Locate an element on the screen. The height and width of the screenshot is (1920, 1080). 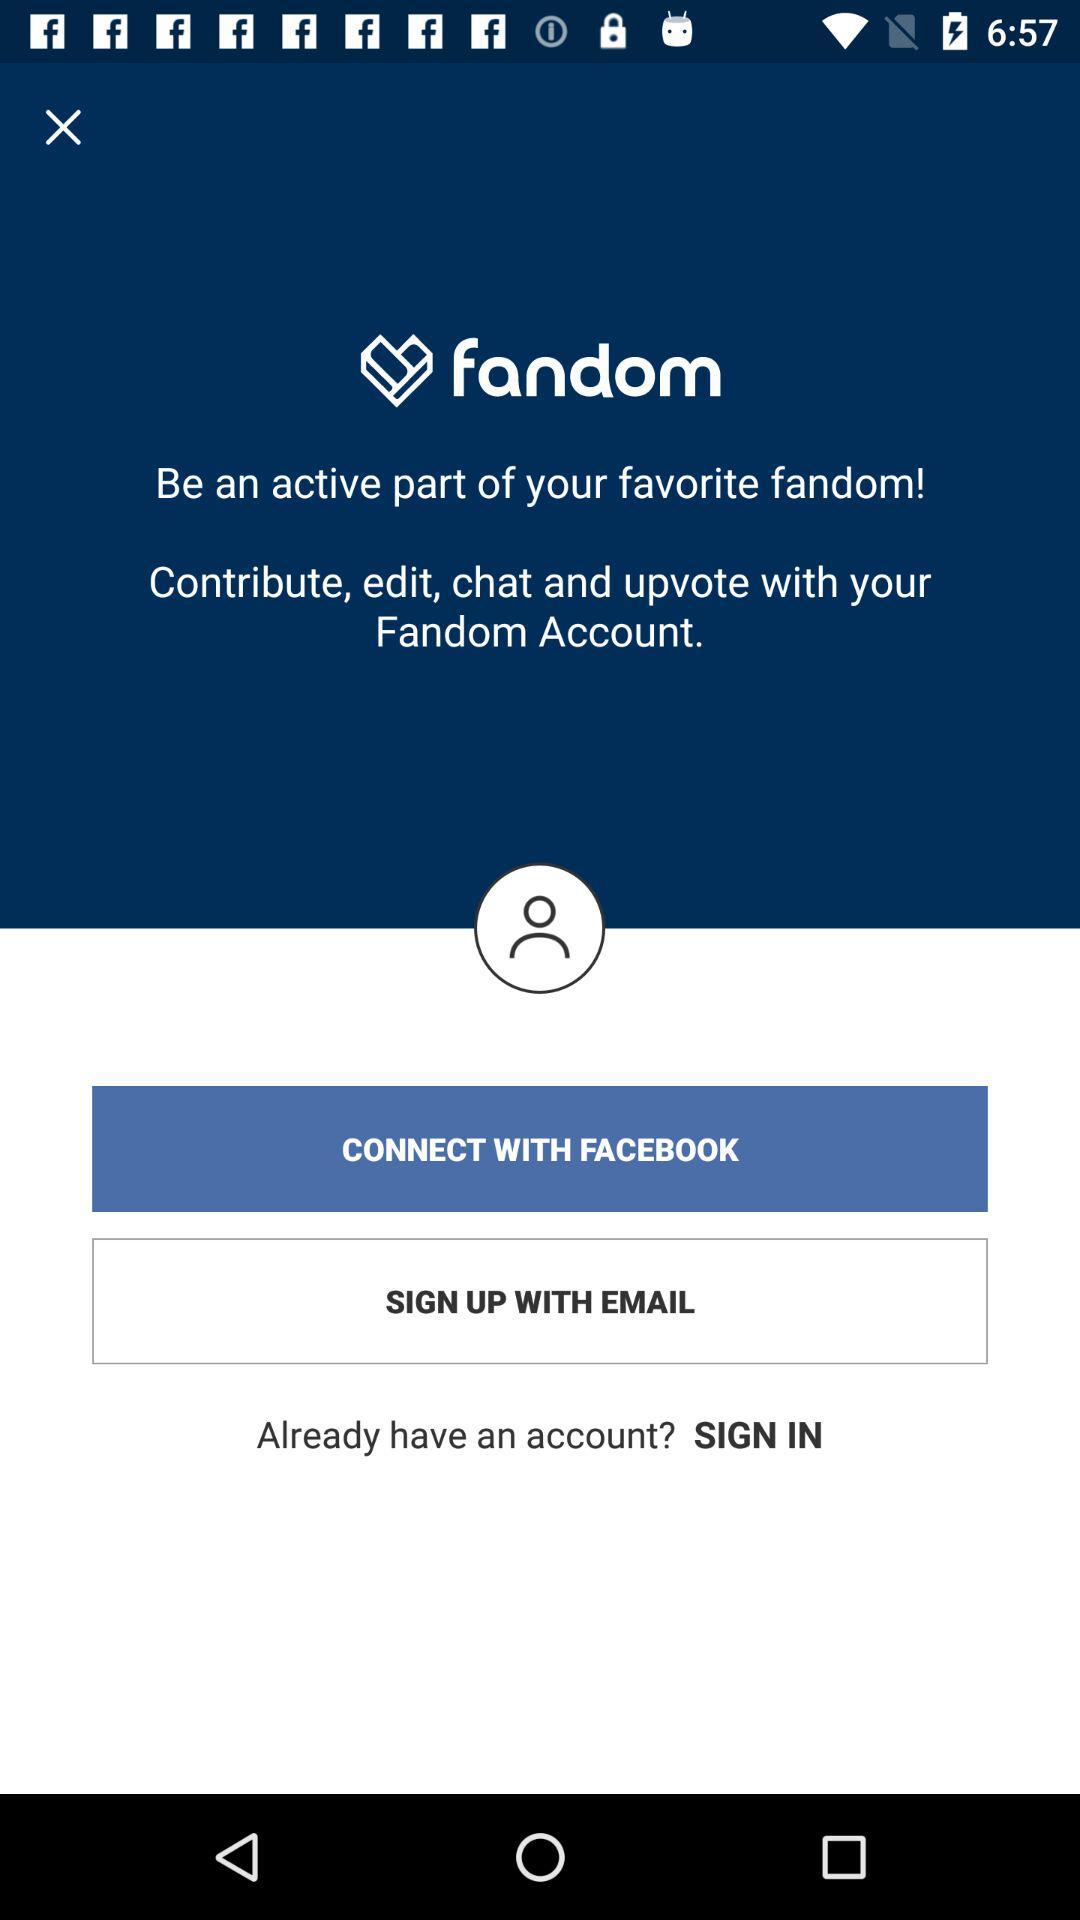
the close icon is located at coordinates (62, 125).